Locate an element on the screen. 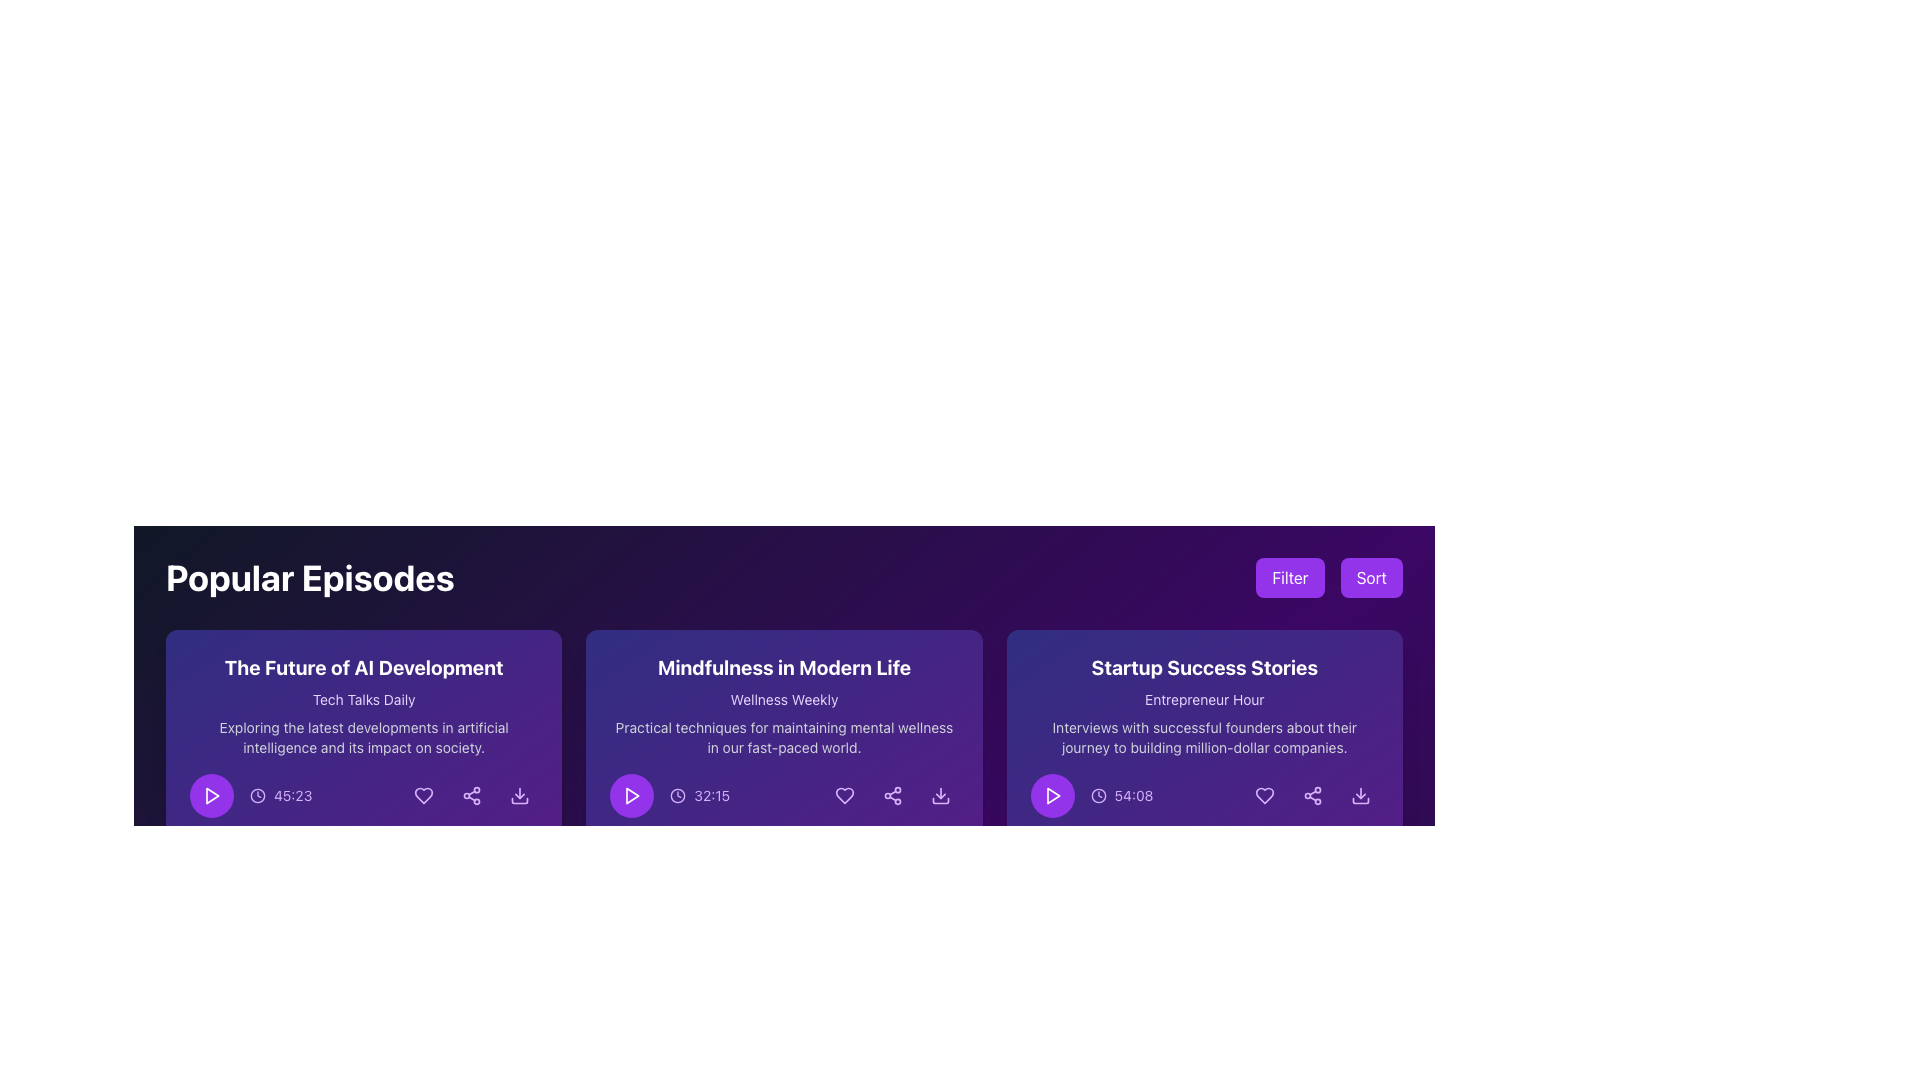 The image size is (1920, 1080). the 'like' icon located beneath the card titled 'The Future of AI Development' in the 'Popular Episodes' section is located at coordinates (422, 794).